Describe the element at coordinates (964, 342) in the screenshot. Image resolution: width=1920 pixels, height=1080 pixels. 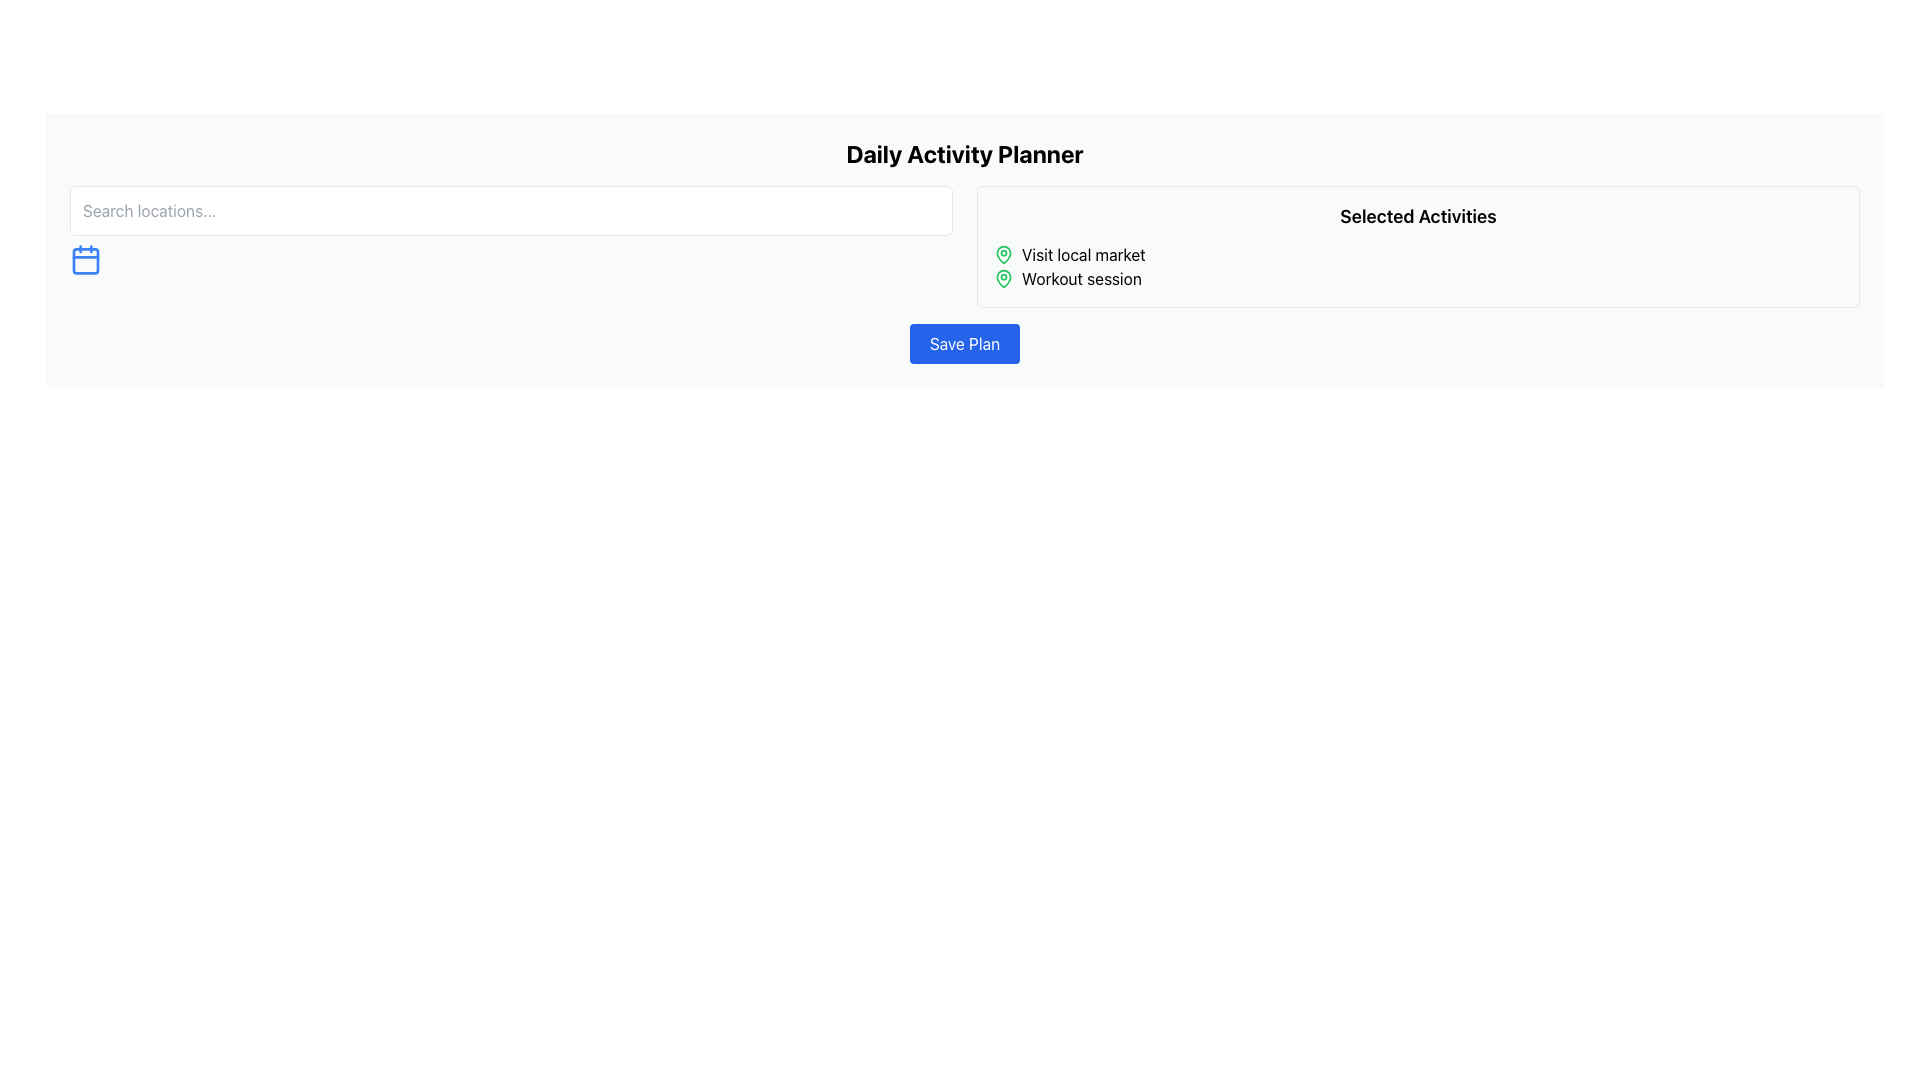
I see `the 'Save' button in the 'Daily Activity Planner' section to possibly reveal a tooltip` at that location.